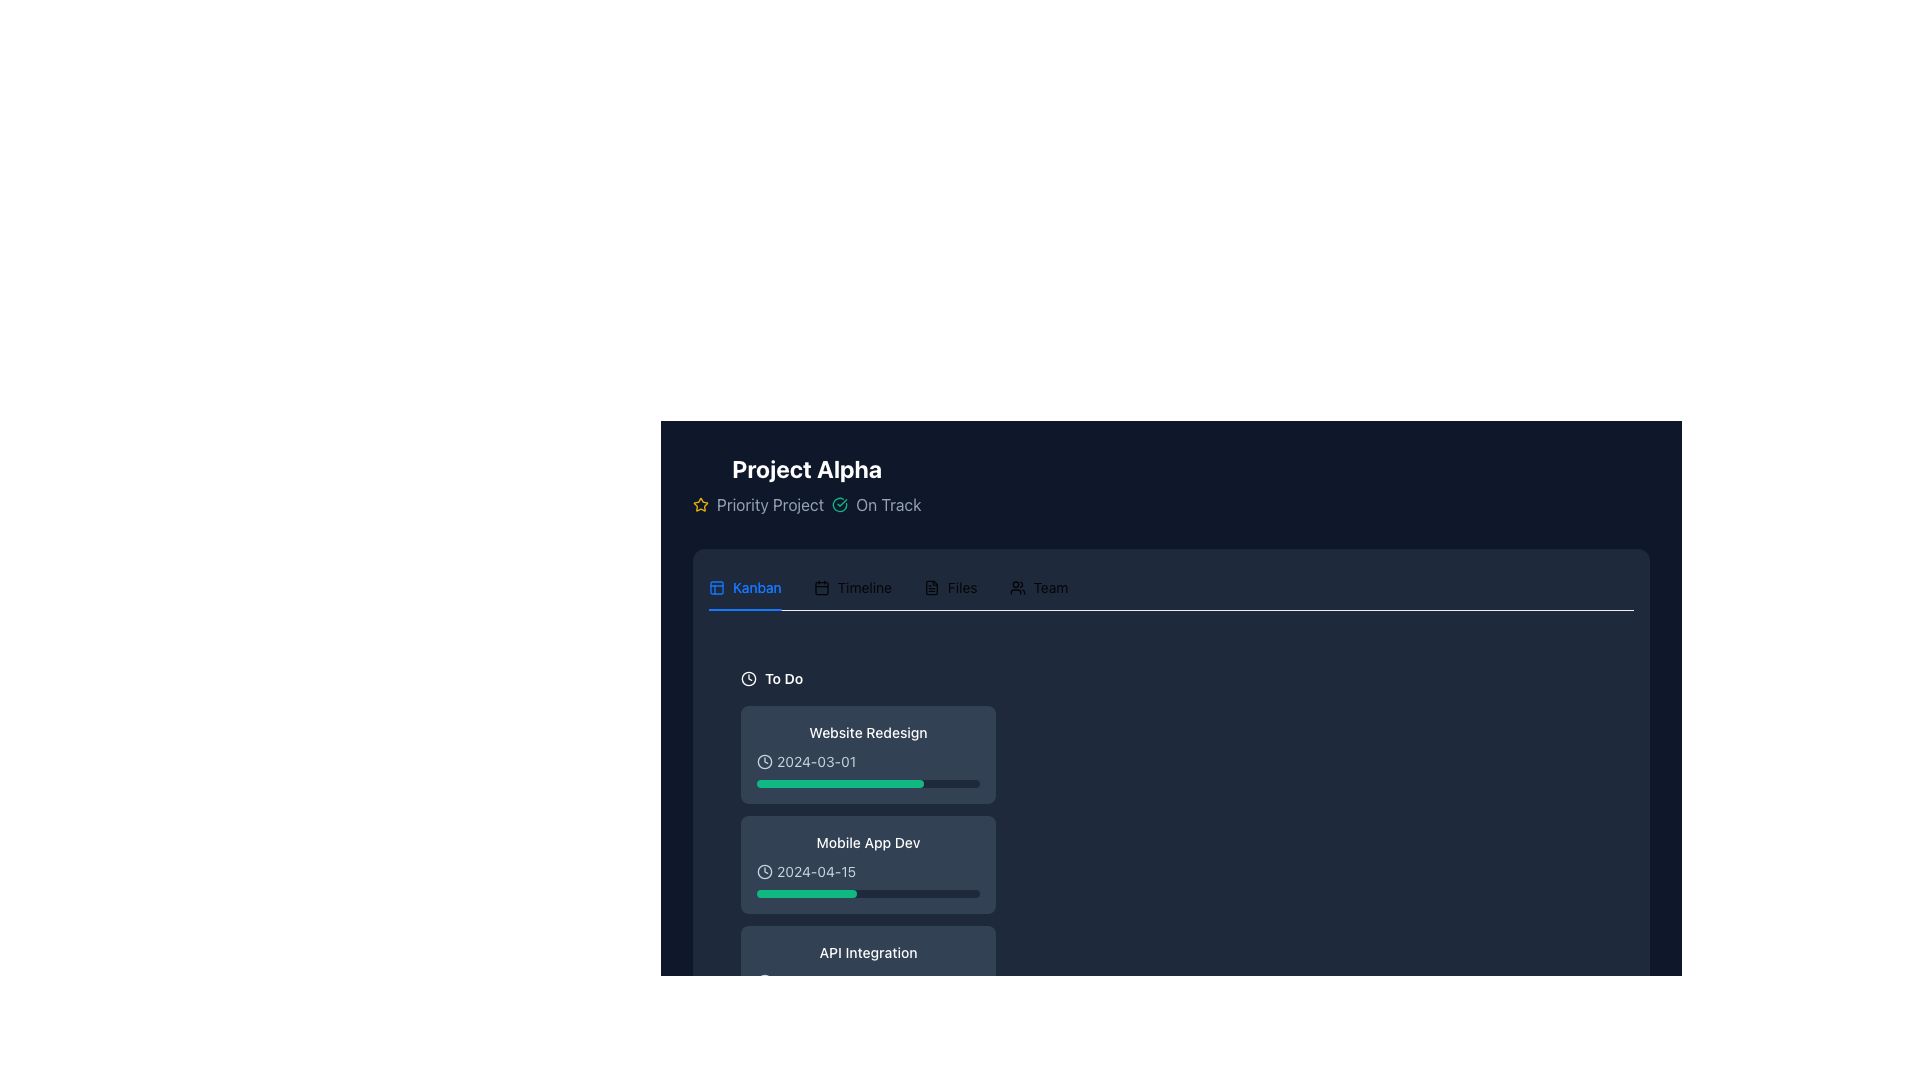 The width and height of the screenshot is (1920, 1080). What do you see at coordinates (868, 863) in the screenshot?
I see `the second Card component in the 'To Do' section of the Kanban board` at bounding box center [868, 863].